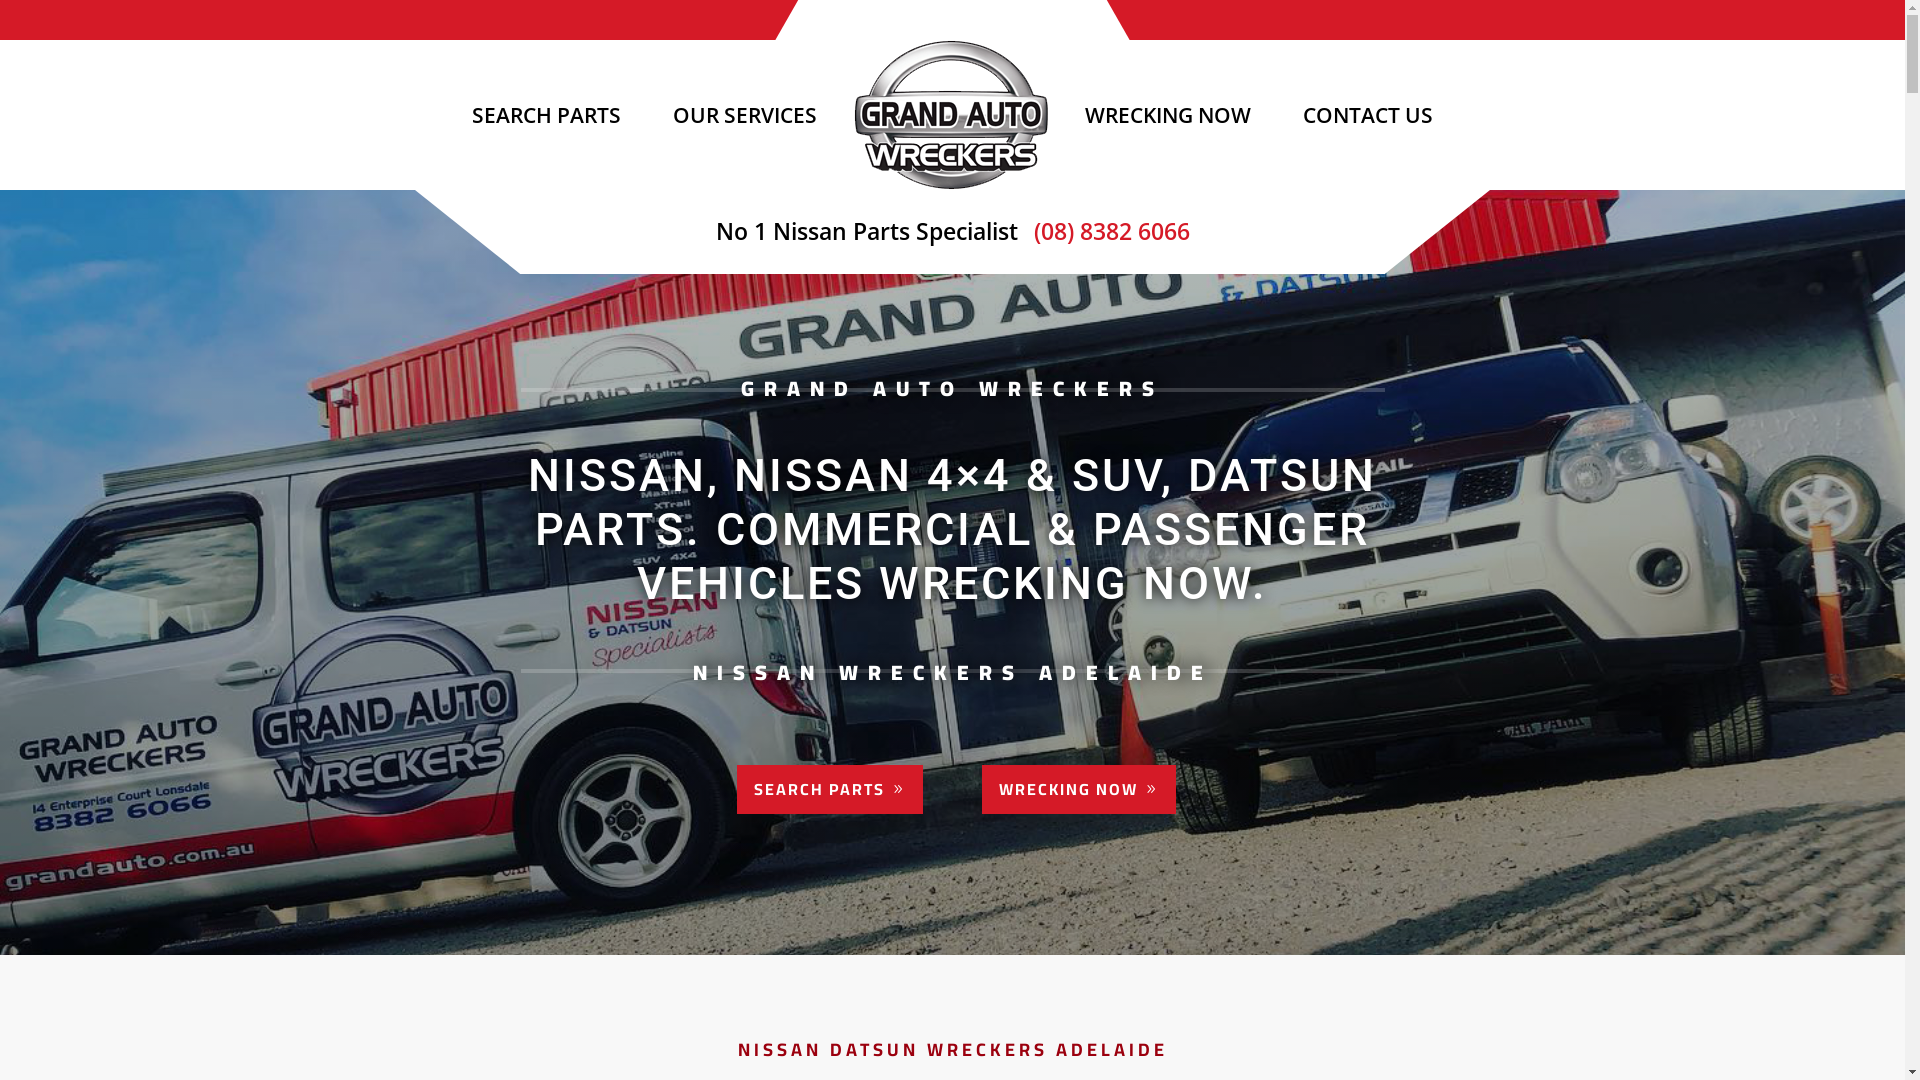 The image size is (1920, 1080). What do you see at coordinates (743, 115) in the screenshot?
I see `'OUR SERVICES'` at bounding box center [743, 115].